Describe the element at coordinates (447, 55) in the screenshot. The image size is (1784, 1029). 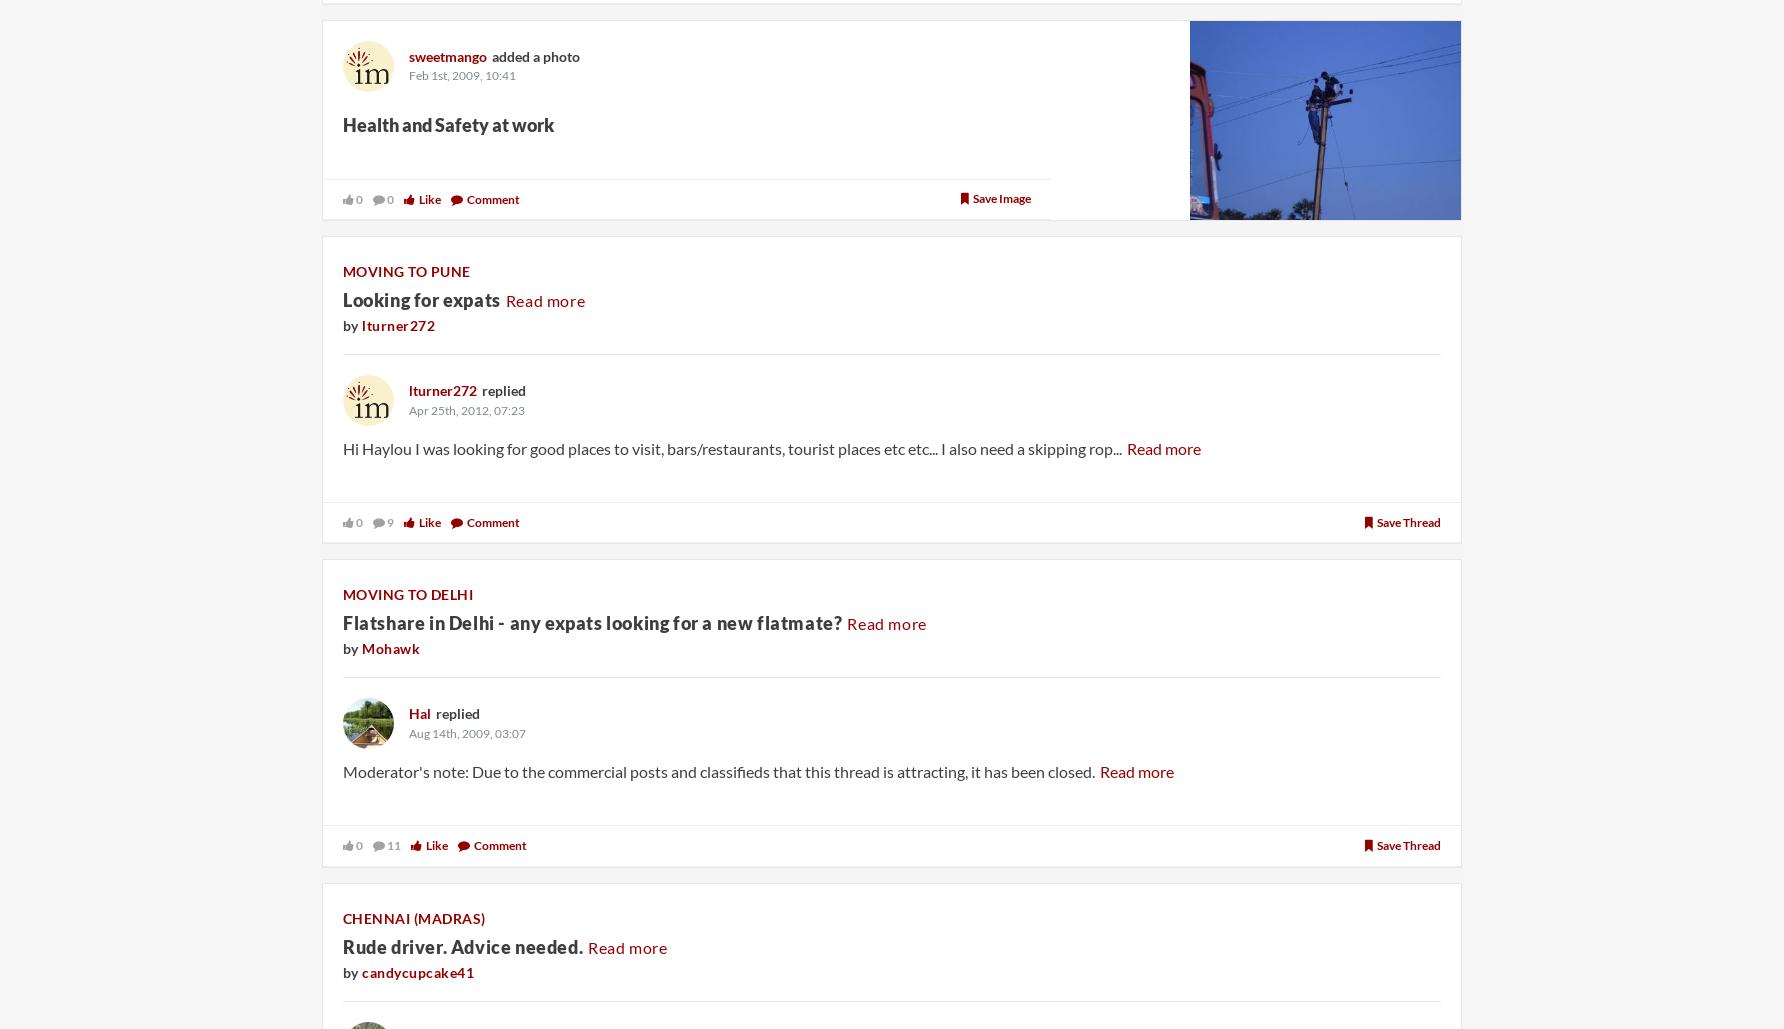
I see `'sweetmango'` at that location.